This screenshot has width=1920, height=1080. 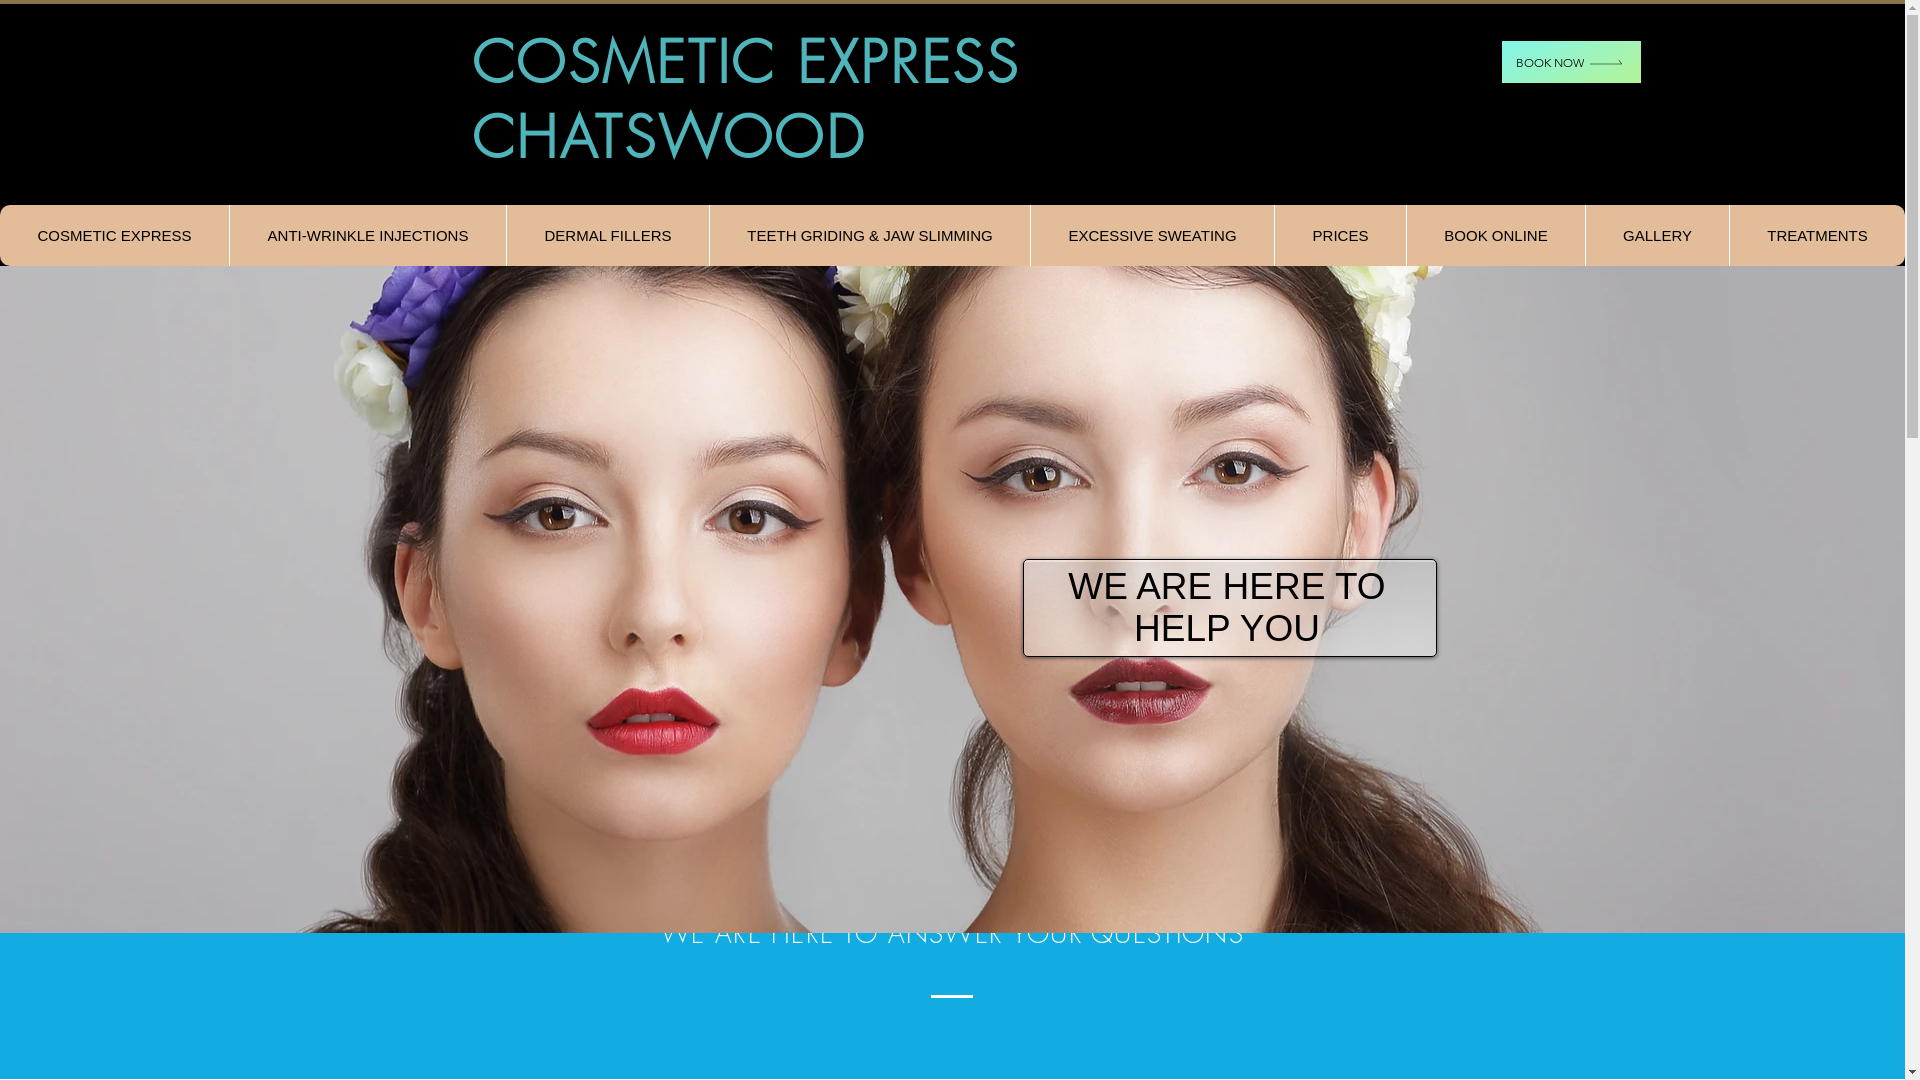 I want to click on 'PRICES', so click(x=1339, y=234).